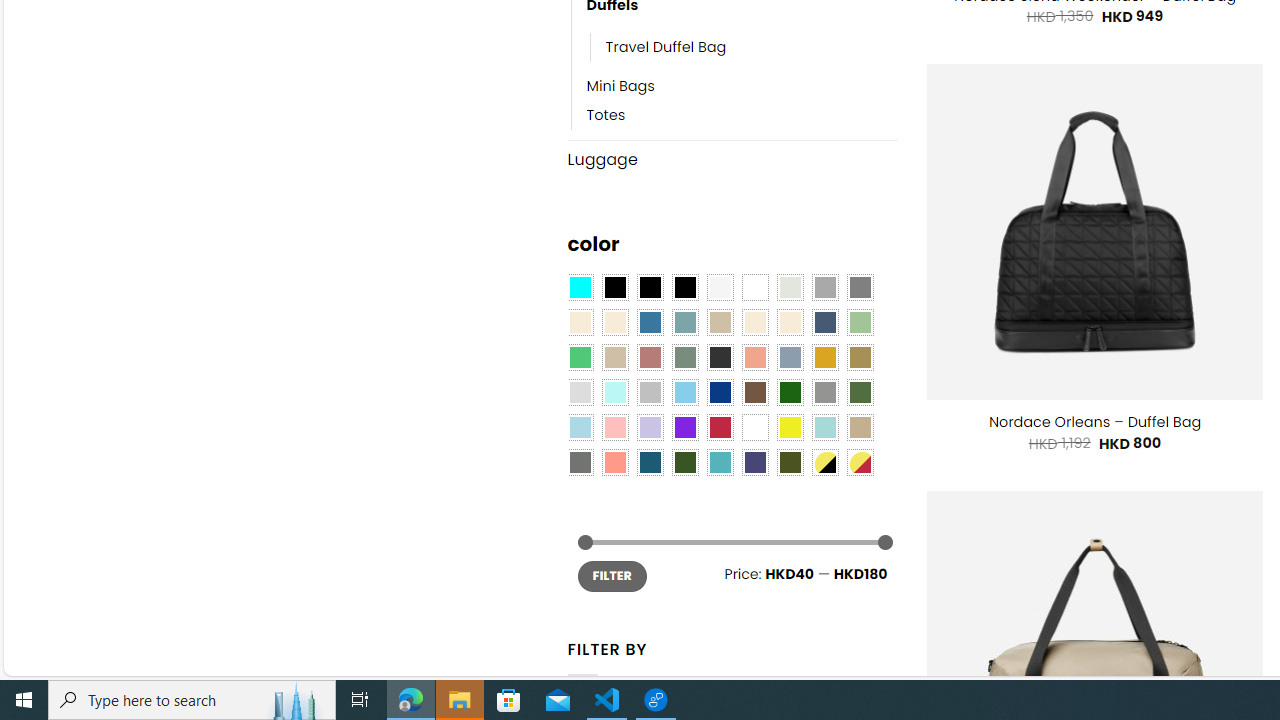  I want to click on 'Light Gray', so click(578, 393).